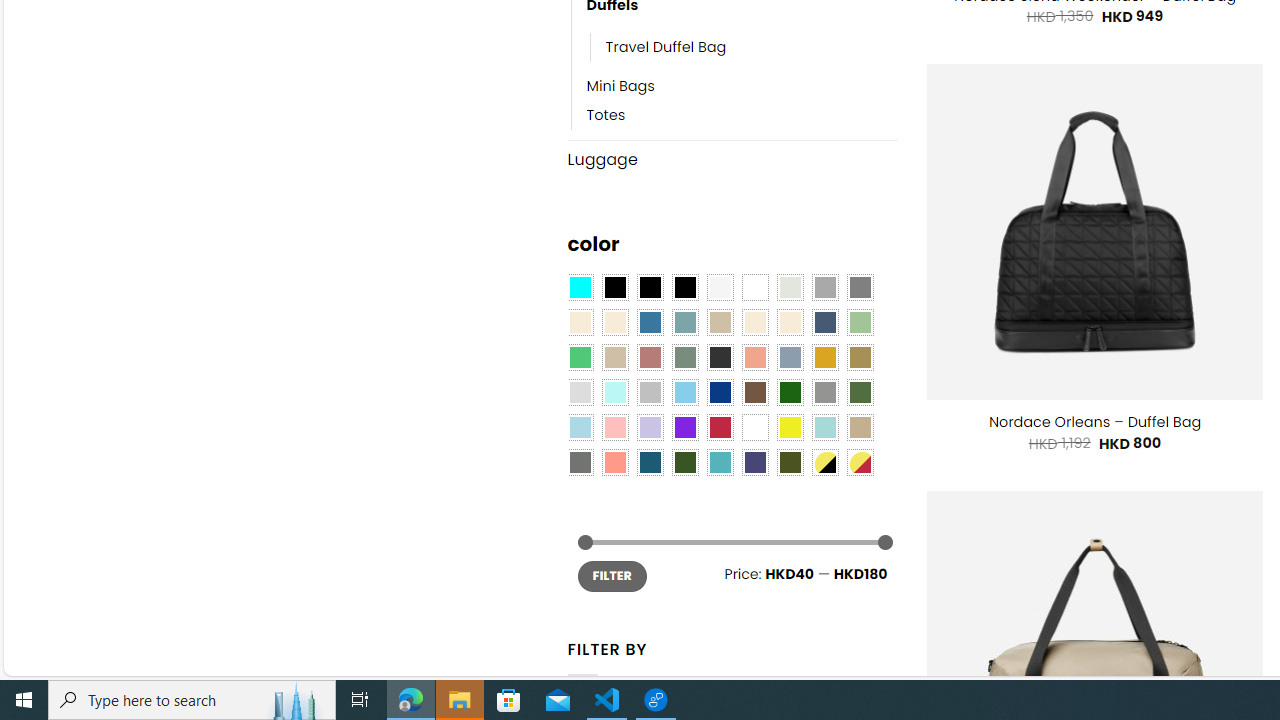  I want to click on 'Light Gray', so click(578, 393).